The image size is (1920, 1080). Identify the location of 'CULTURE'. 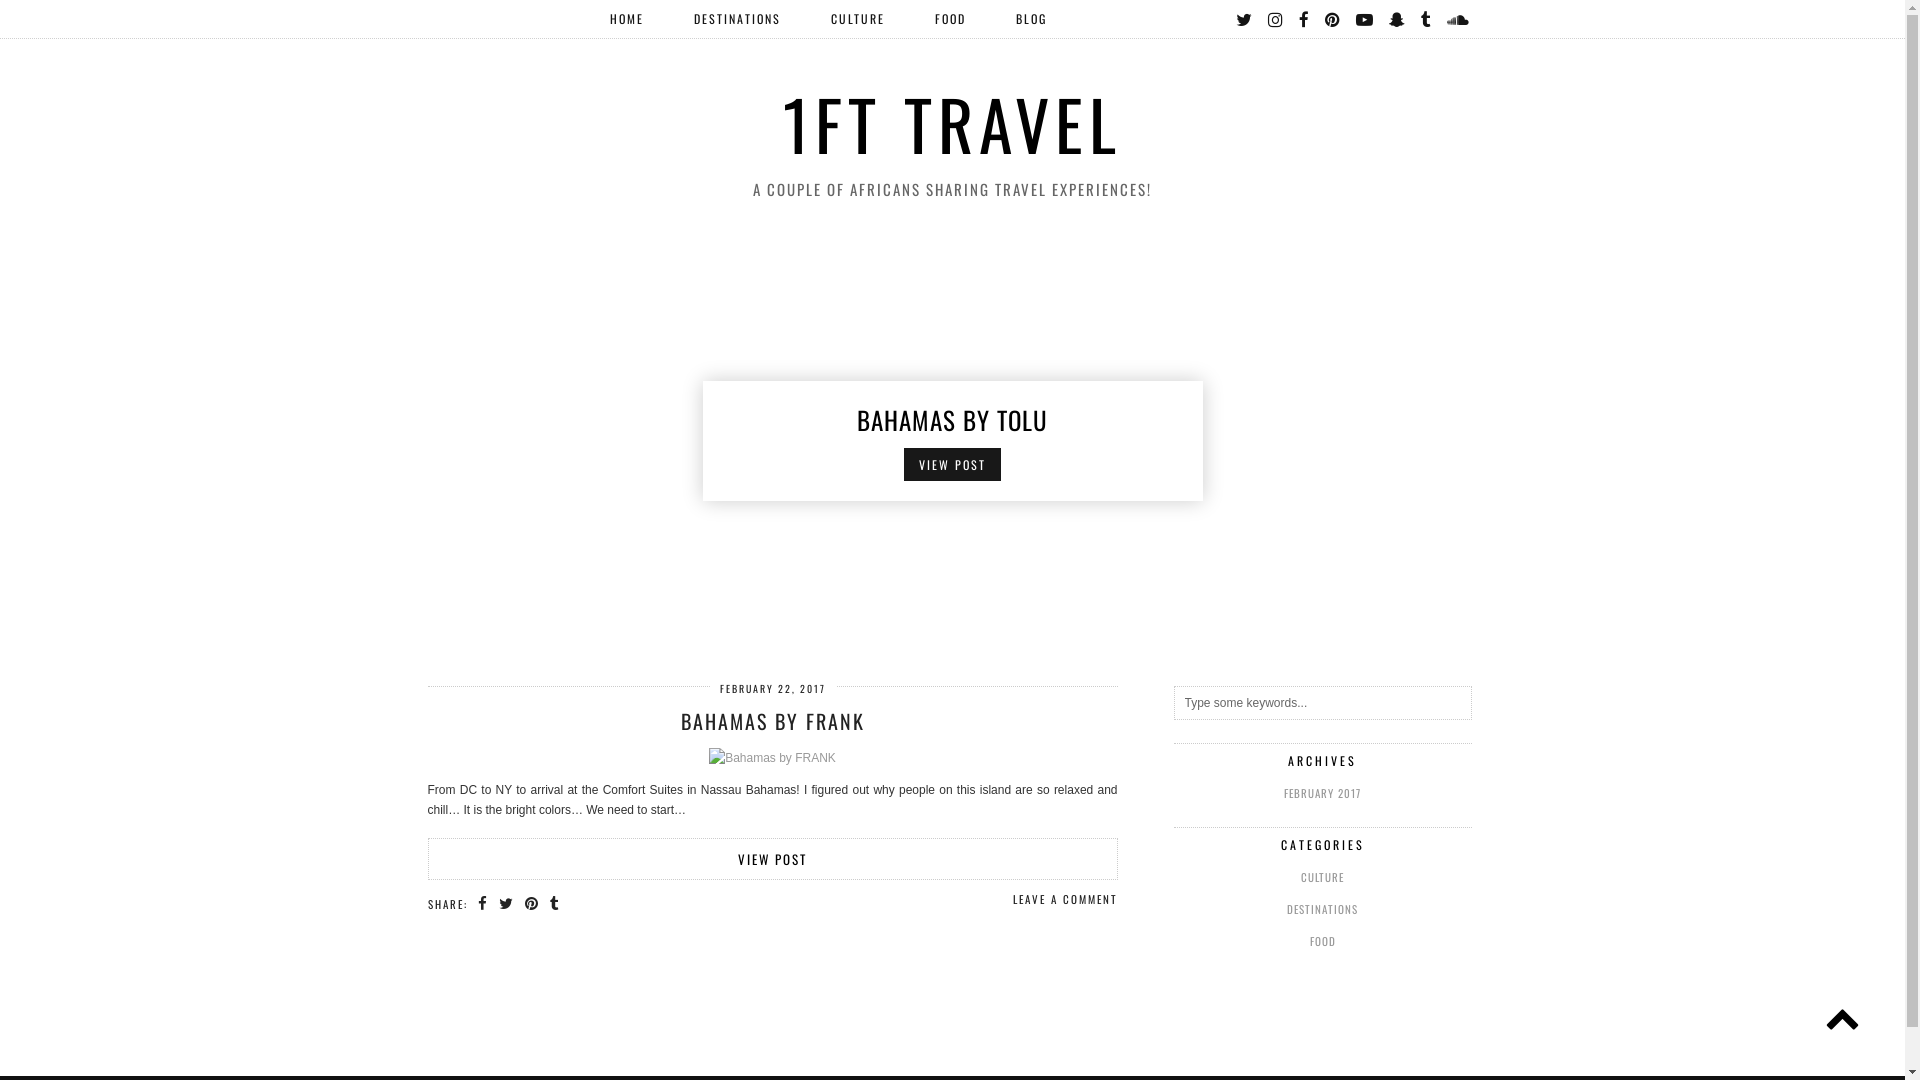
(858, 19).